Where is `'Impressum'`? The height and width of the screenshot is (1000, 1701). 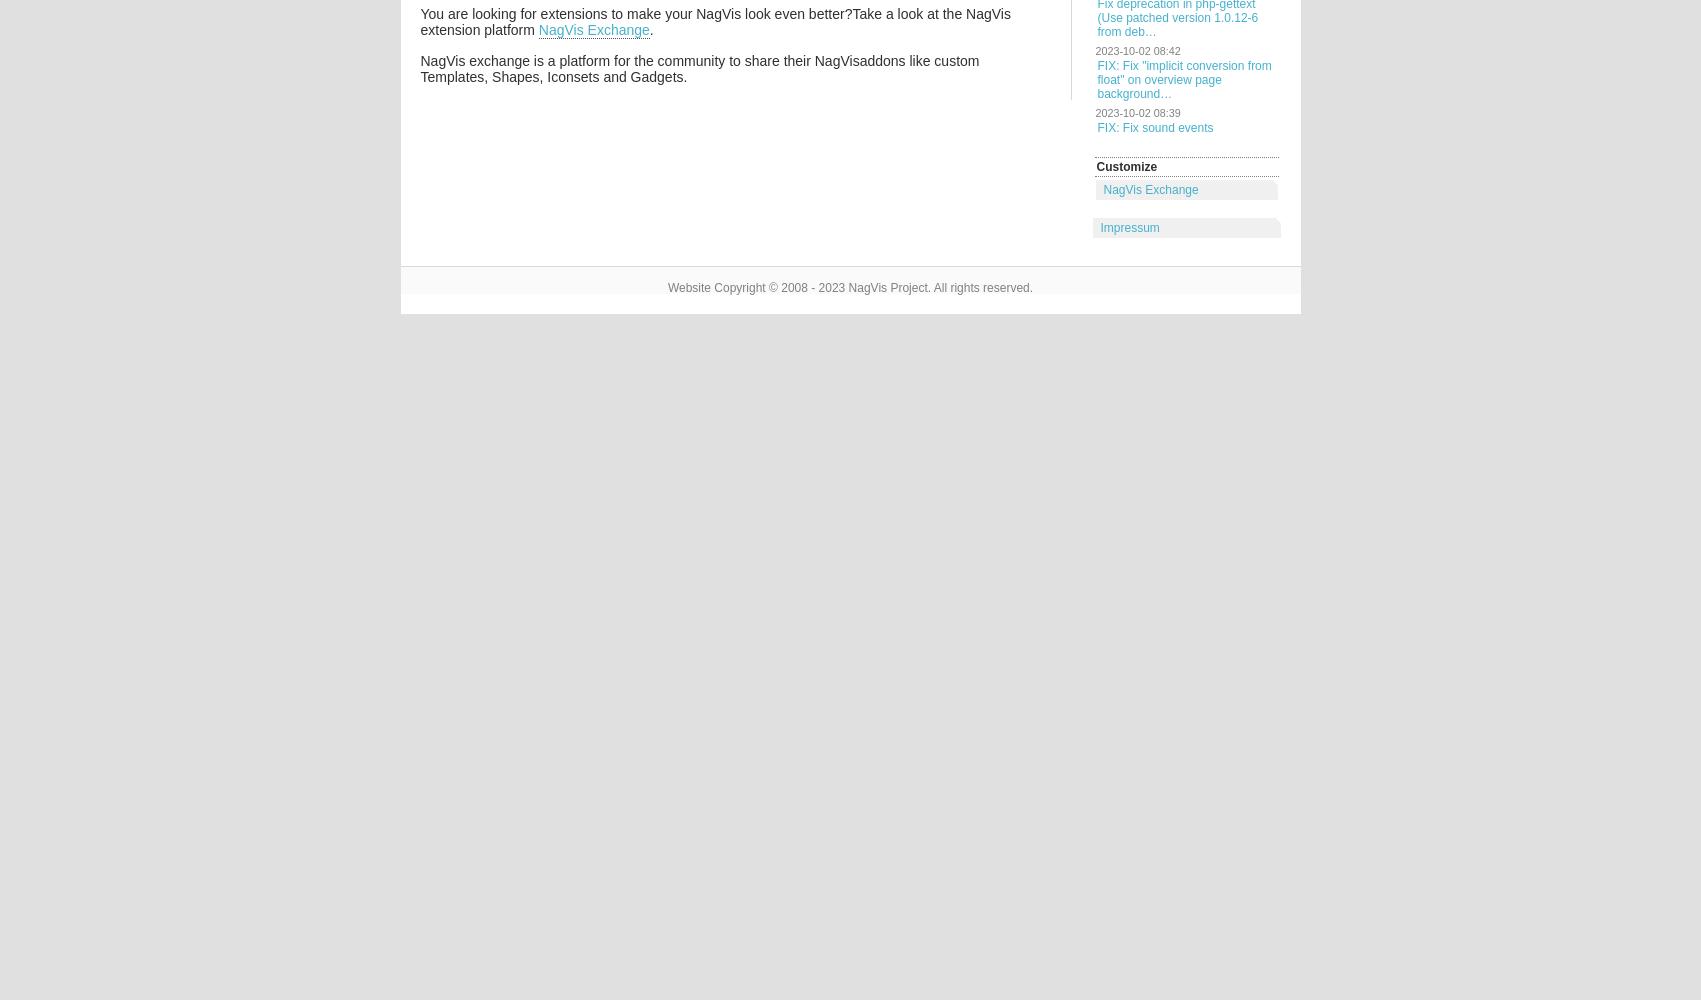
'Impressum' is located at coordinates (1128, 227).